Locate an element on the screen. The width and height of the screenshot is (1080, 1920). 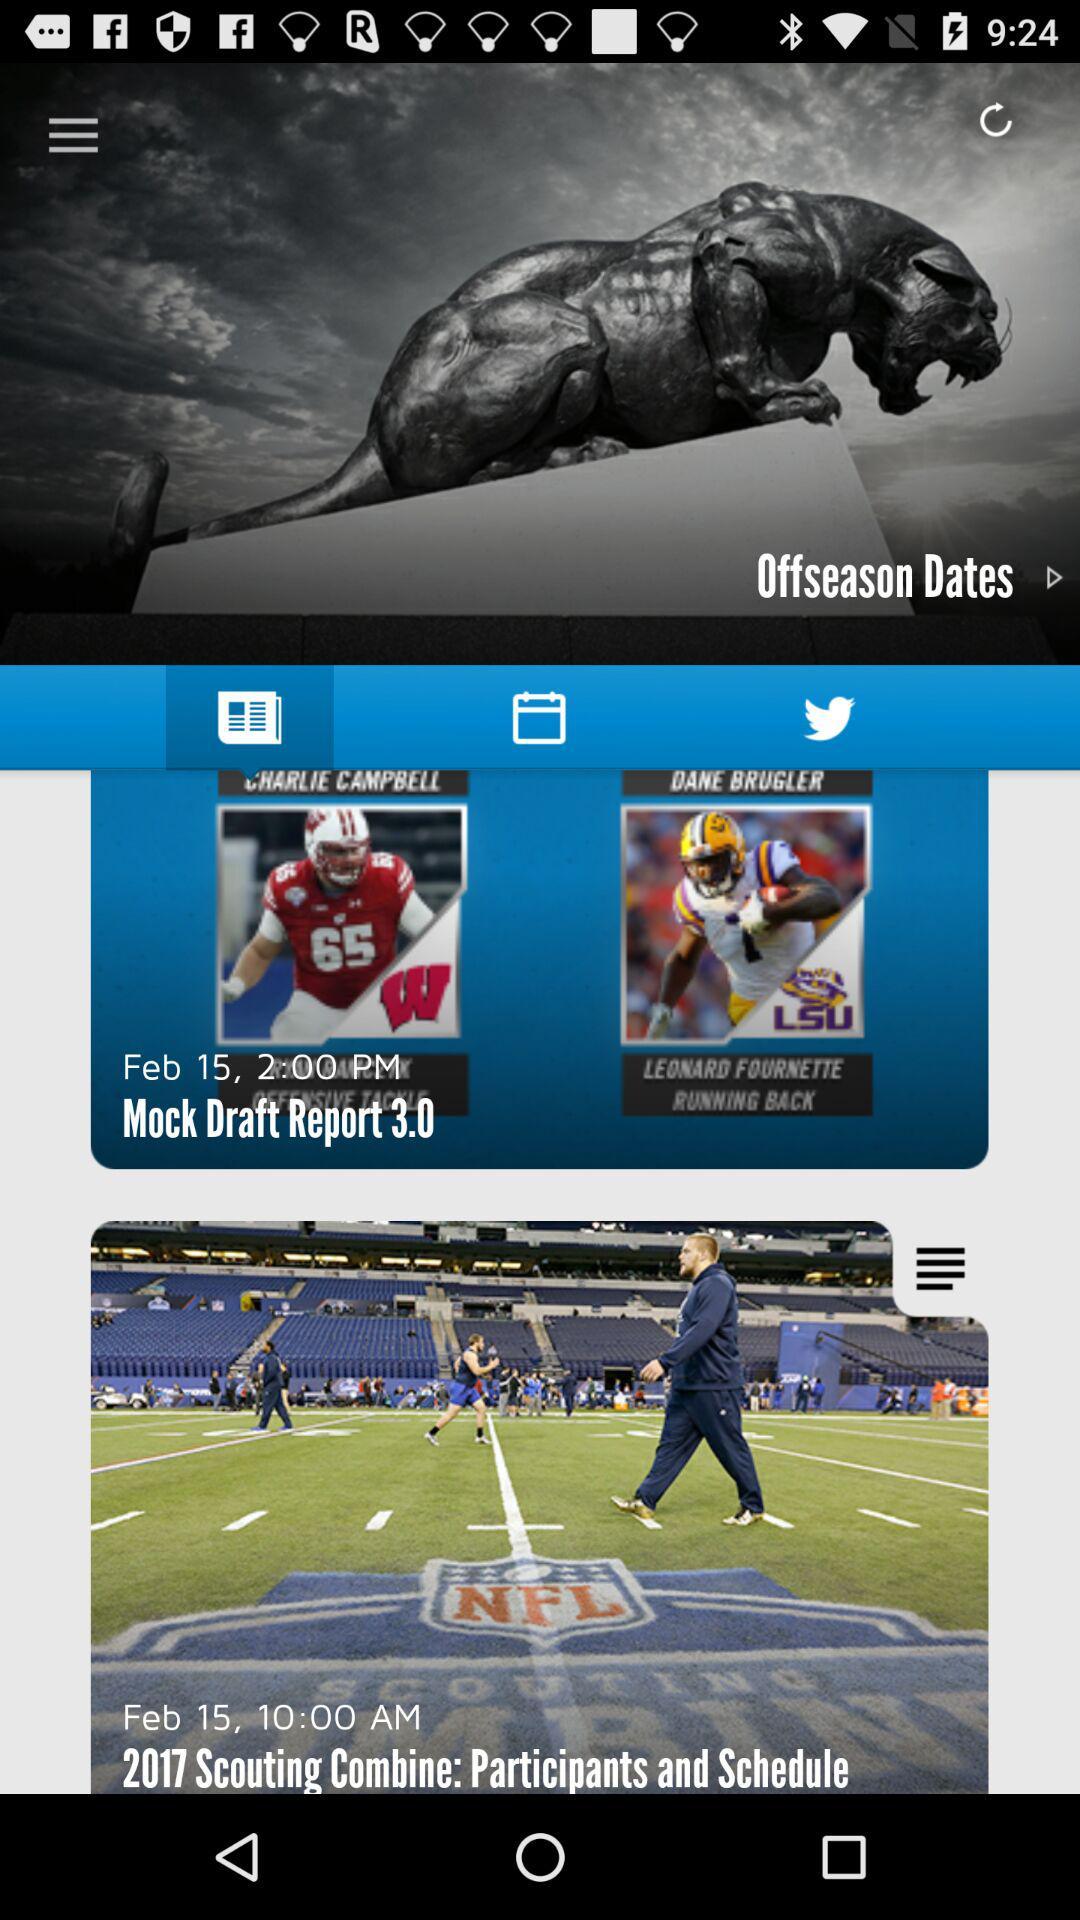
play button is located at coordinates (1052, 576).